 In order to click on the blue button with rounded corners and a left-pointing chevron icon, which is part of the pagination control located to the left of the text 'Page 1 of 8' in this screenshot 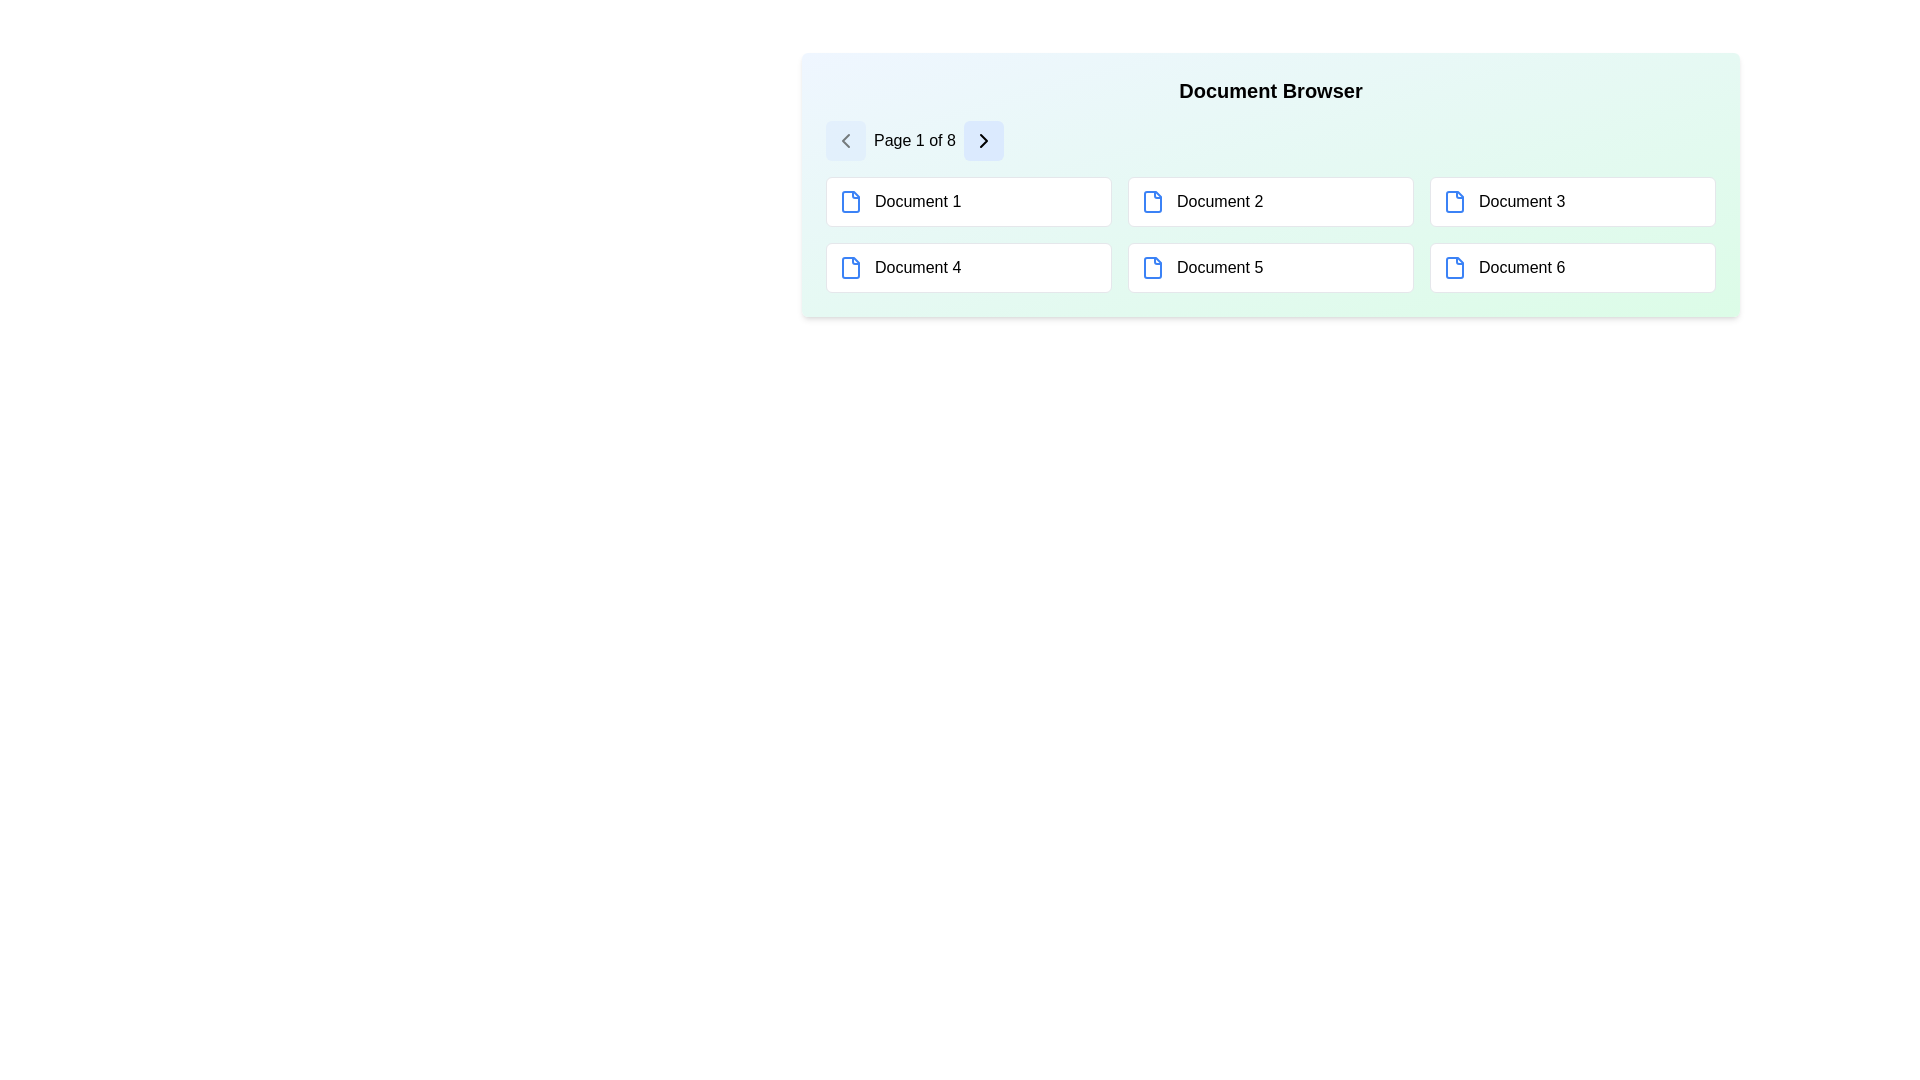, I will do `click(845, 140)`.